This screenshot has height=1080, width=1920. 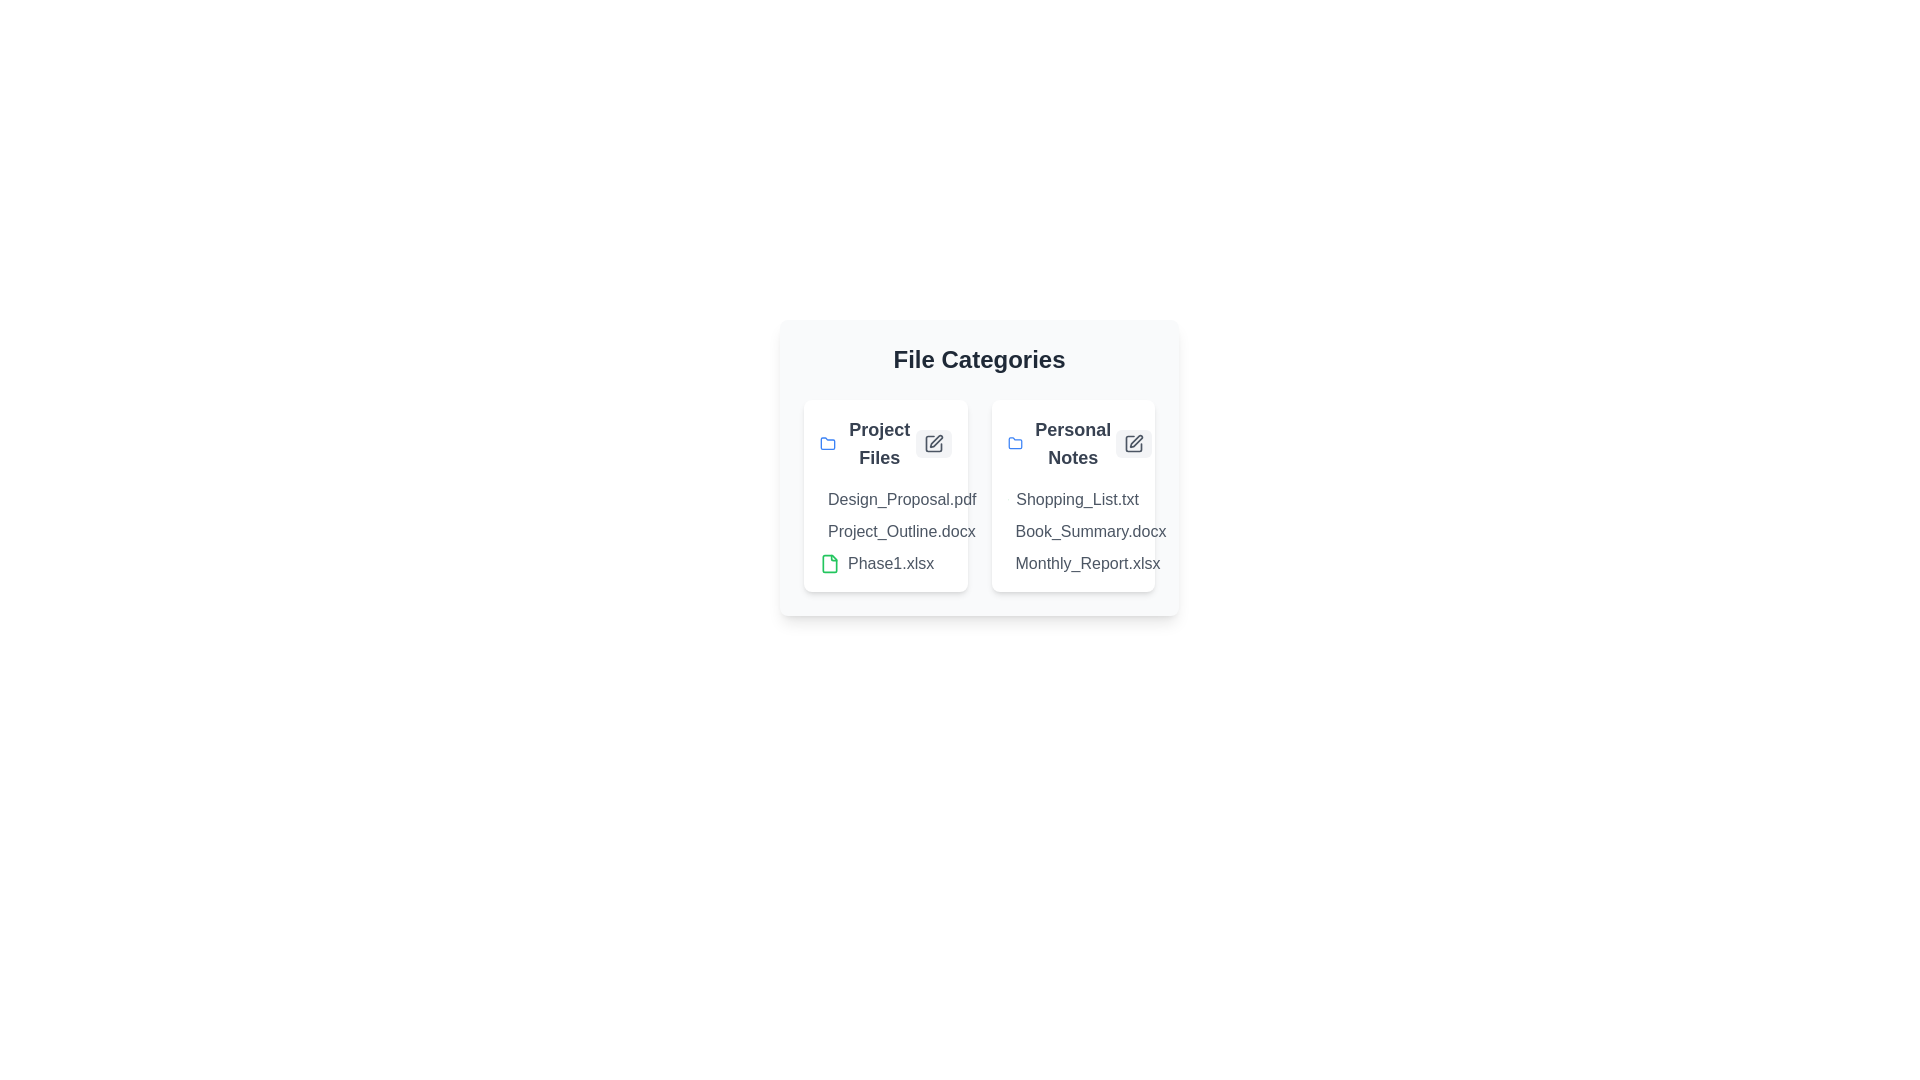 What do you see at coordinates (1072, 442) in the screenshot?
I see `the category Personal Notes for accessibility interaction` at bounding box center [1072, 442].